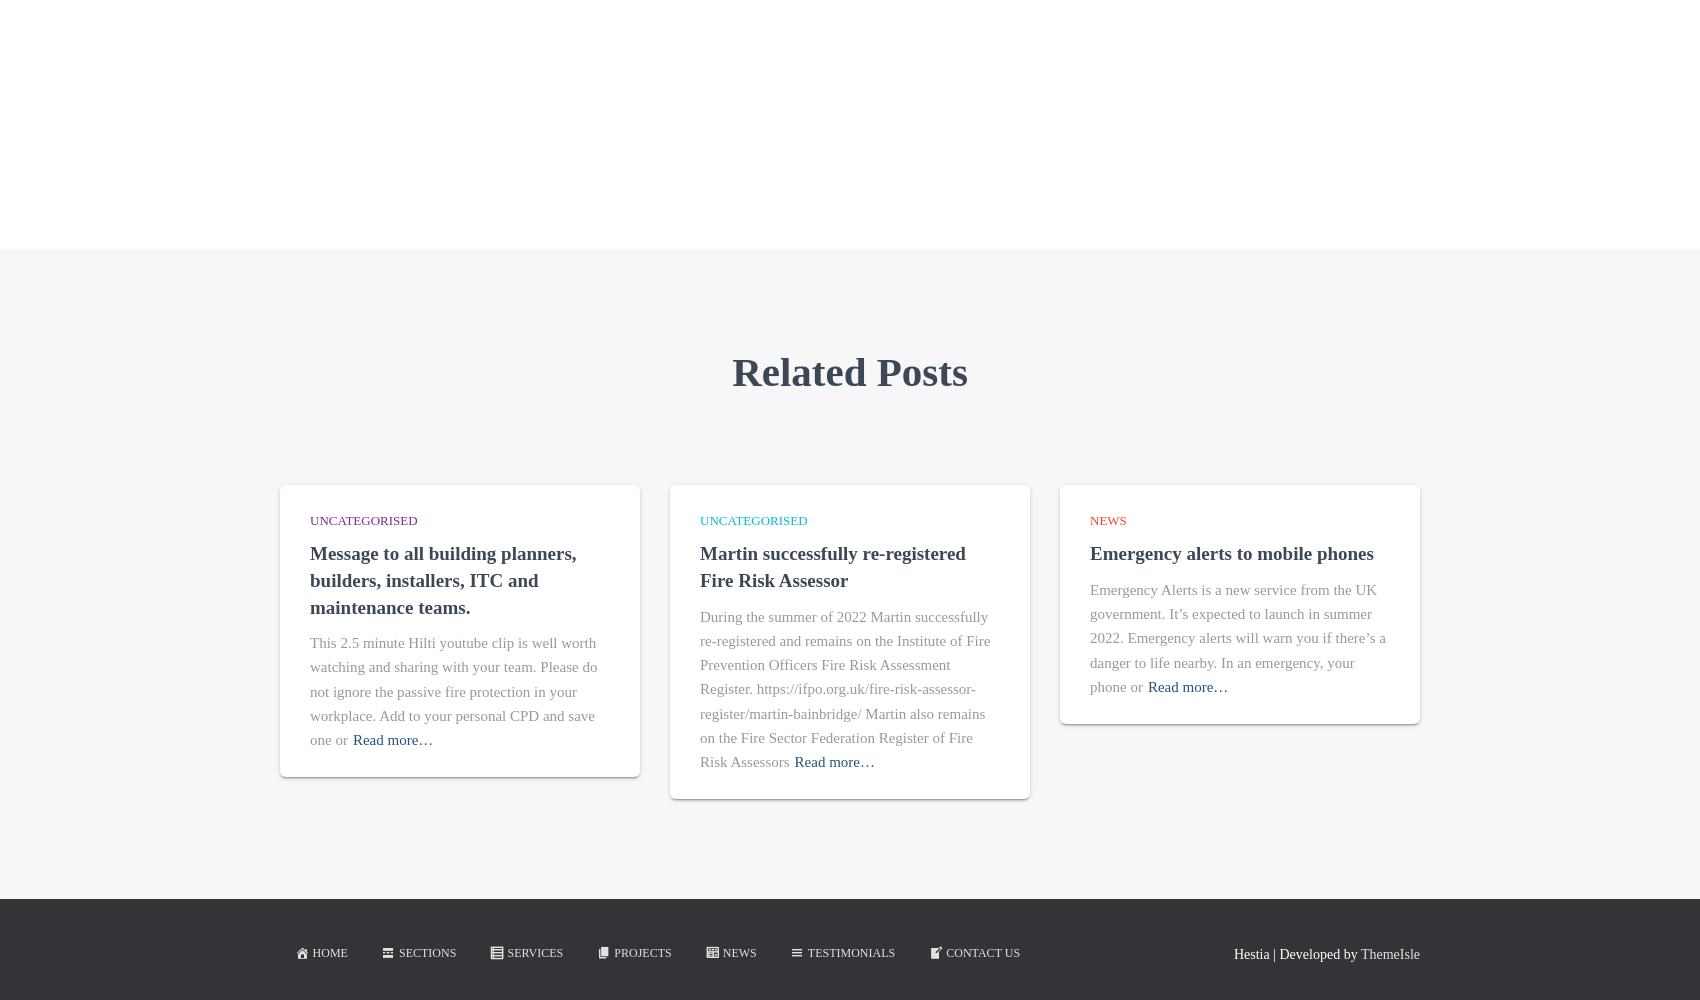 The width and height of the screenshot is (1700, 1000). What do you see at coordinates (844, 688) in the screenshot?
I see `'During the summer of 2022 Martin successfully re-registered and remains on the Institute of Fire Prevention Officers Fire Risk Assessment Register. https://ifpo.org.uk/fire-risk-assessor-register/martin-bainbridge/ Martin also remains on the Fire Sector Federation Register of Fire Risk Assessors'` at bounding box center [844, 688].